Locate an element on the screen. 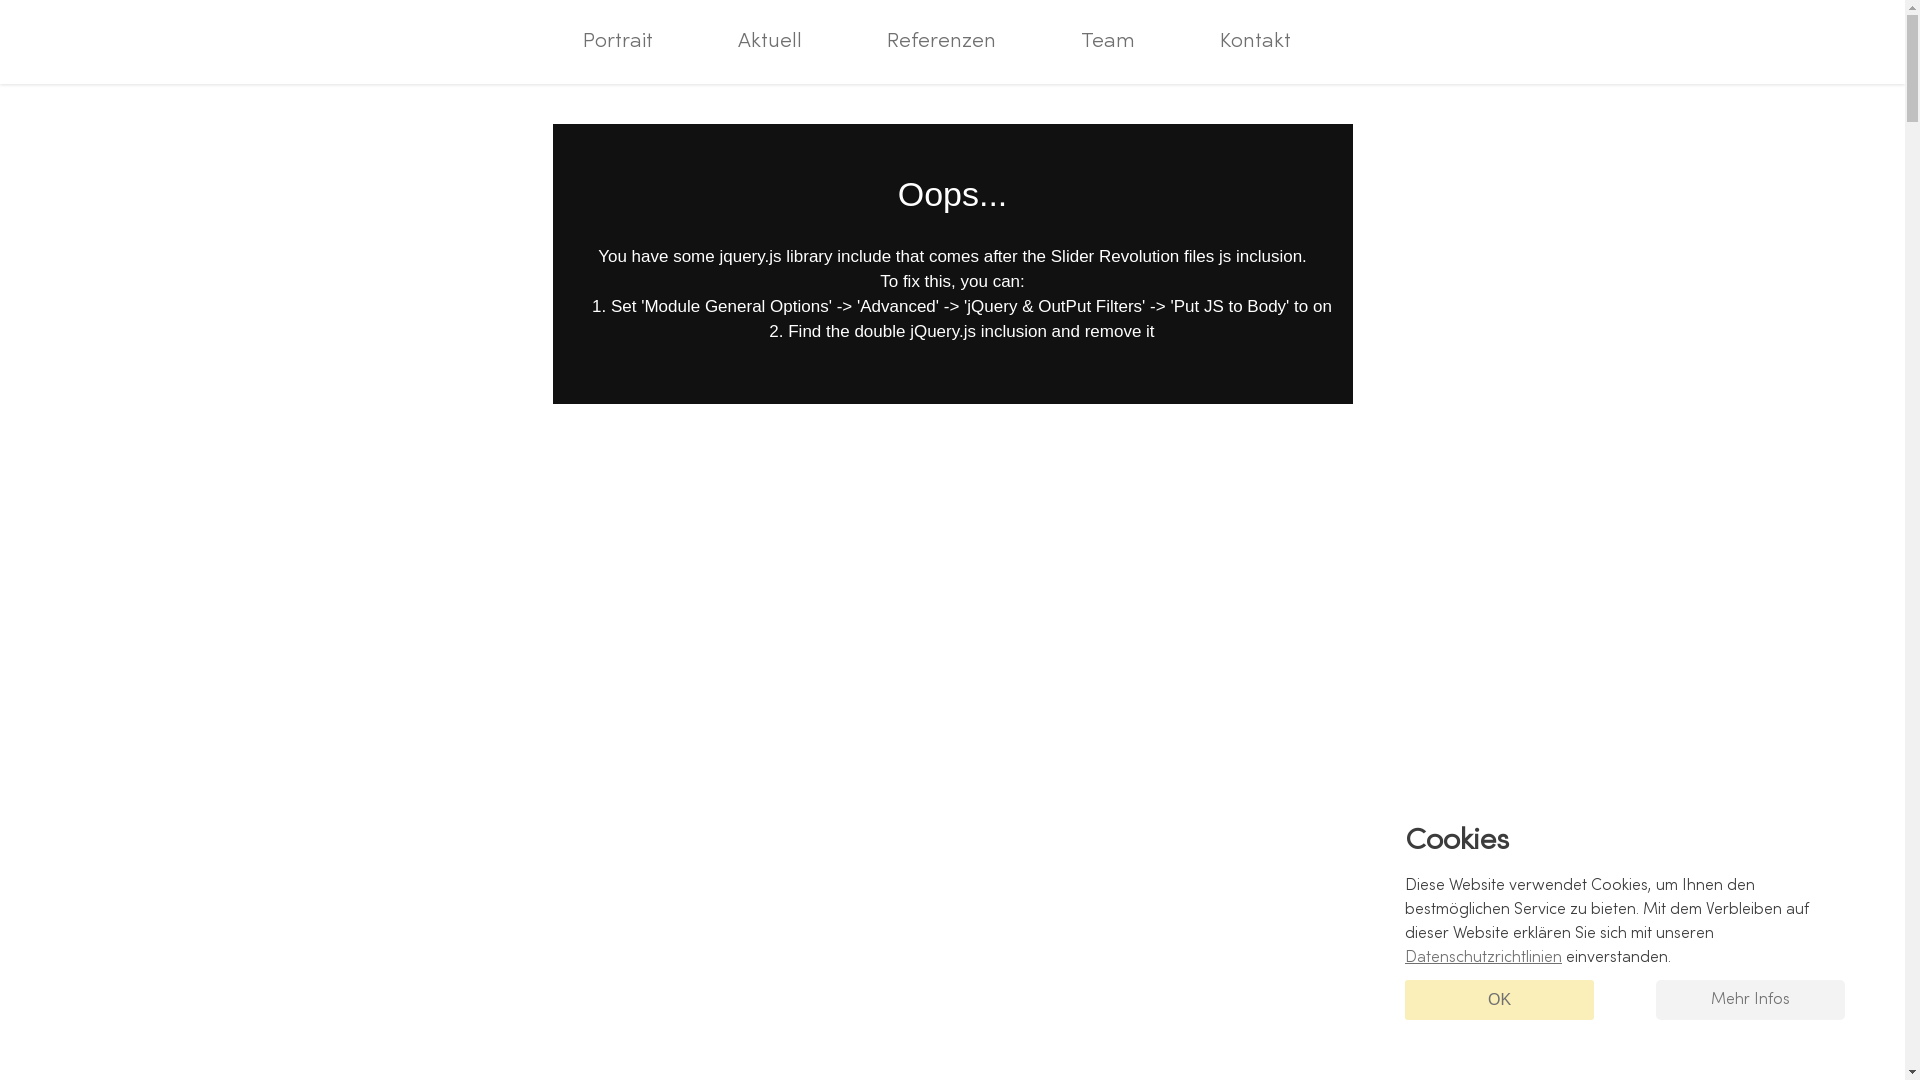  'Team' is located at coordinates (1050, 42).